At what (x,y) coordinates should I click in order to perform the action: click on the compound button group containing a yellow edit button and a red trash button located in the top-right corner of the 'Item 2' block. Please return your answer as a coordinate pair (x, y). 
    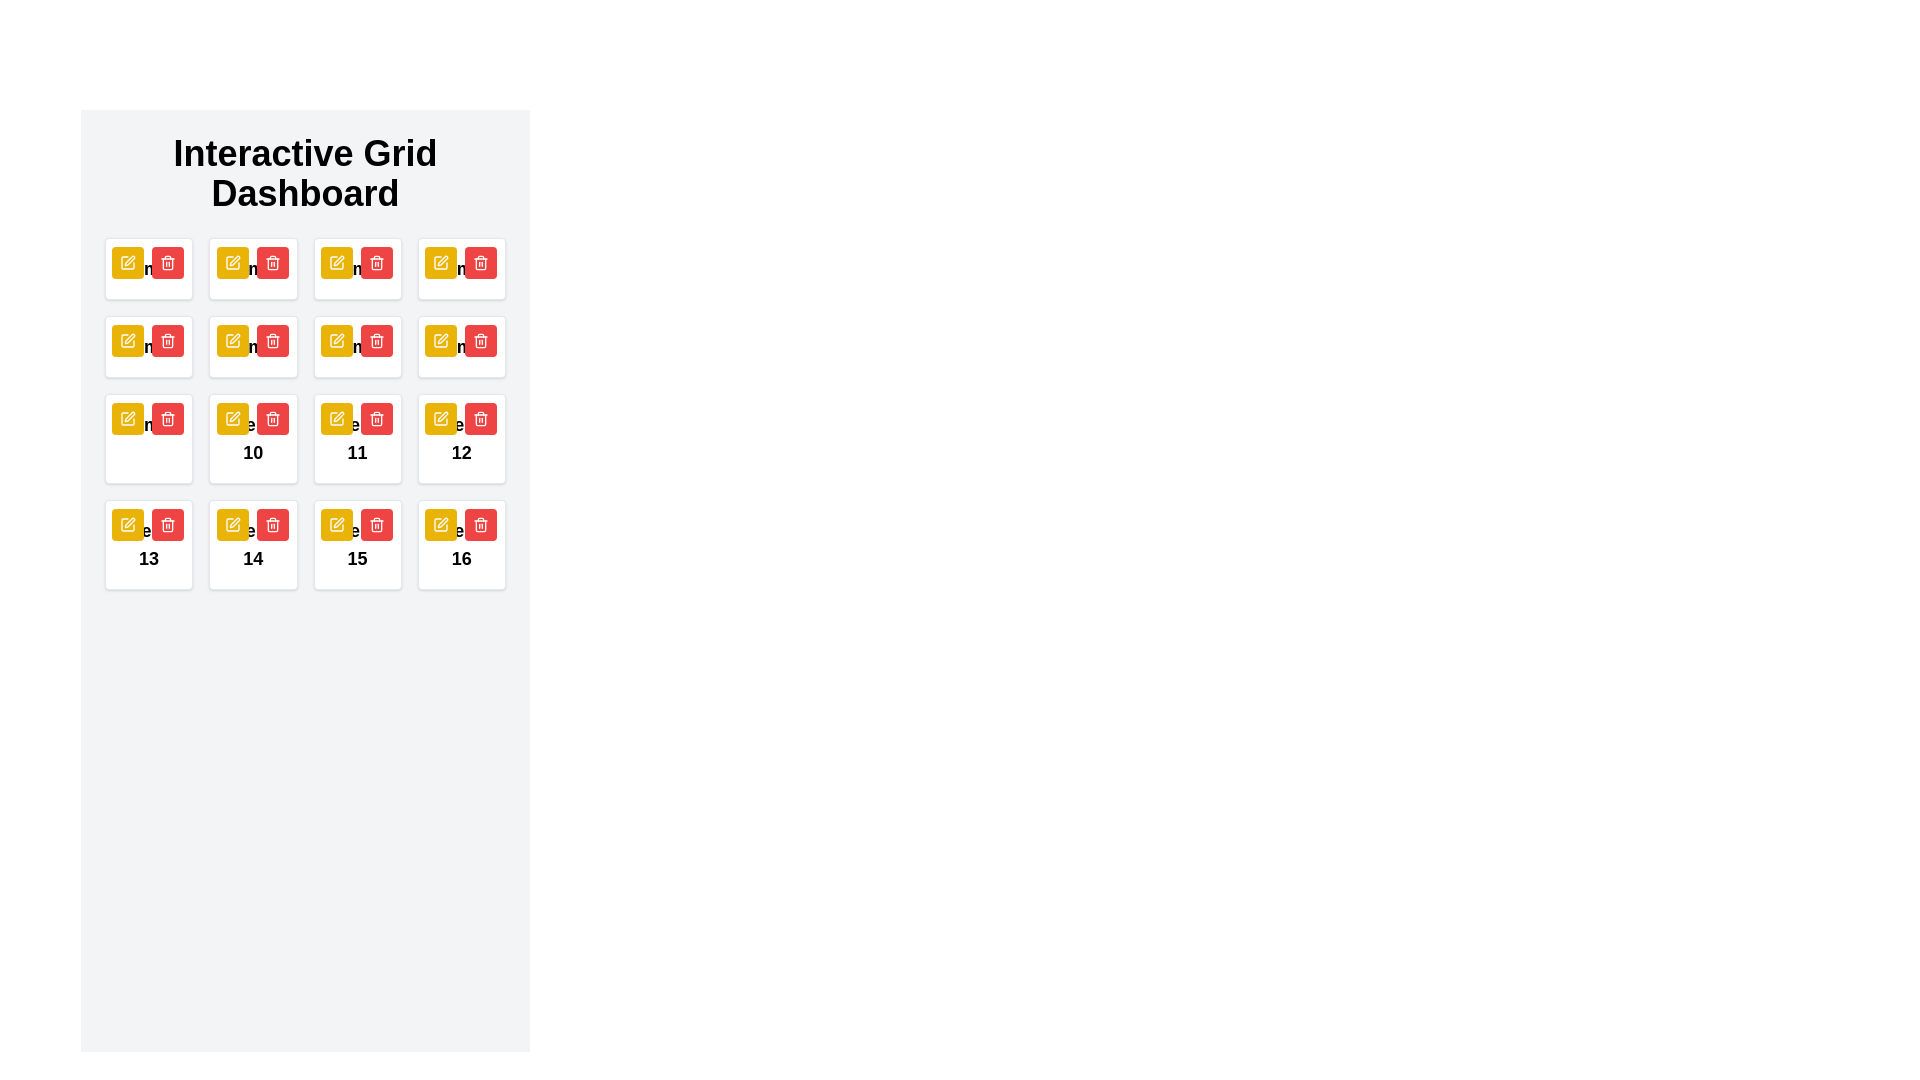
    Looking at the image, I should click on (251, 261).